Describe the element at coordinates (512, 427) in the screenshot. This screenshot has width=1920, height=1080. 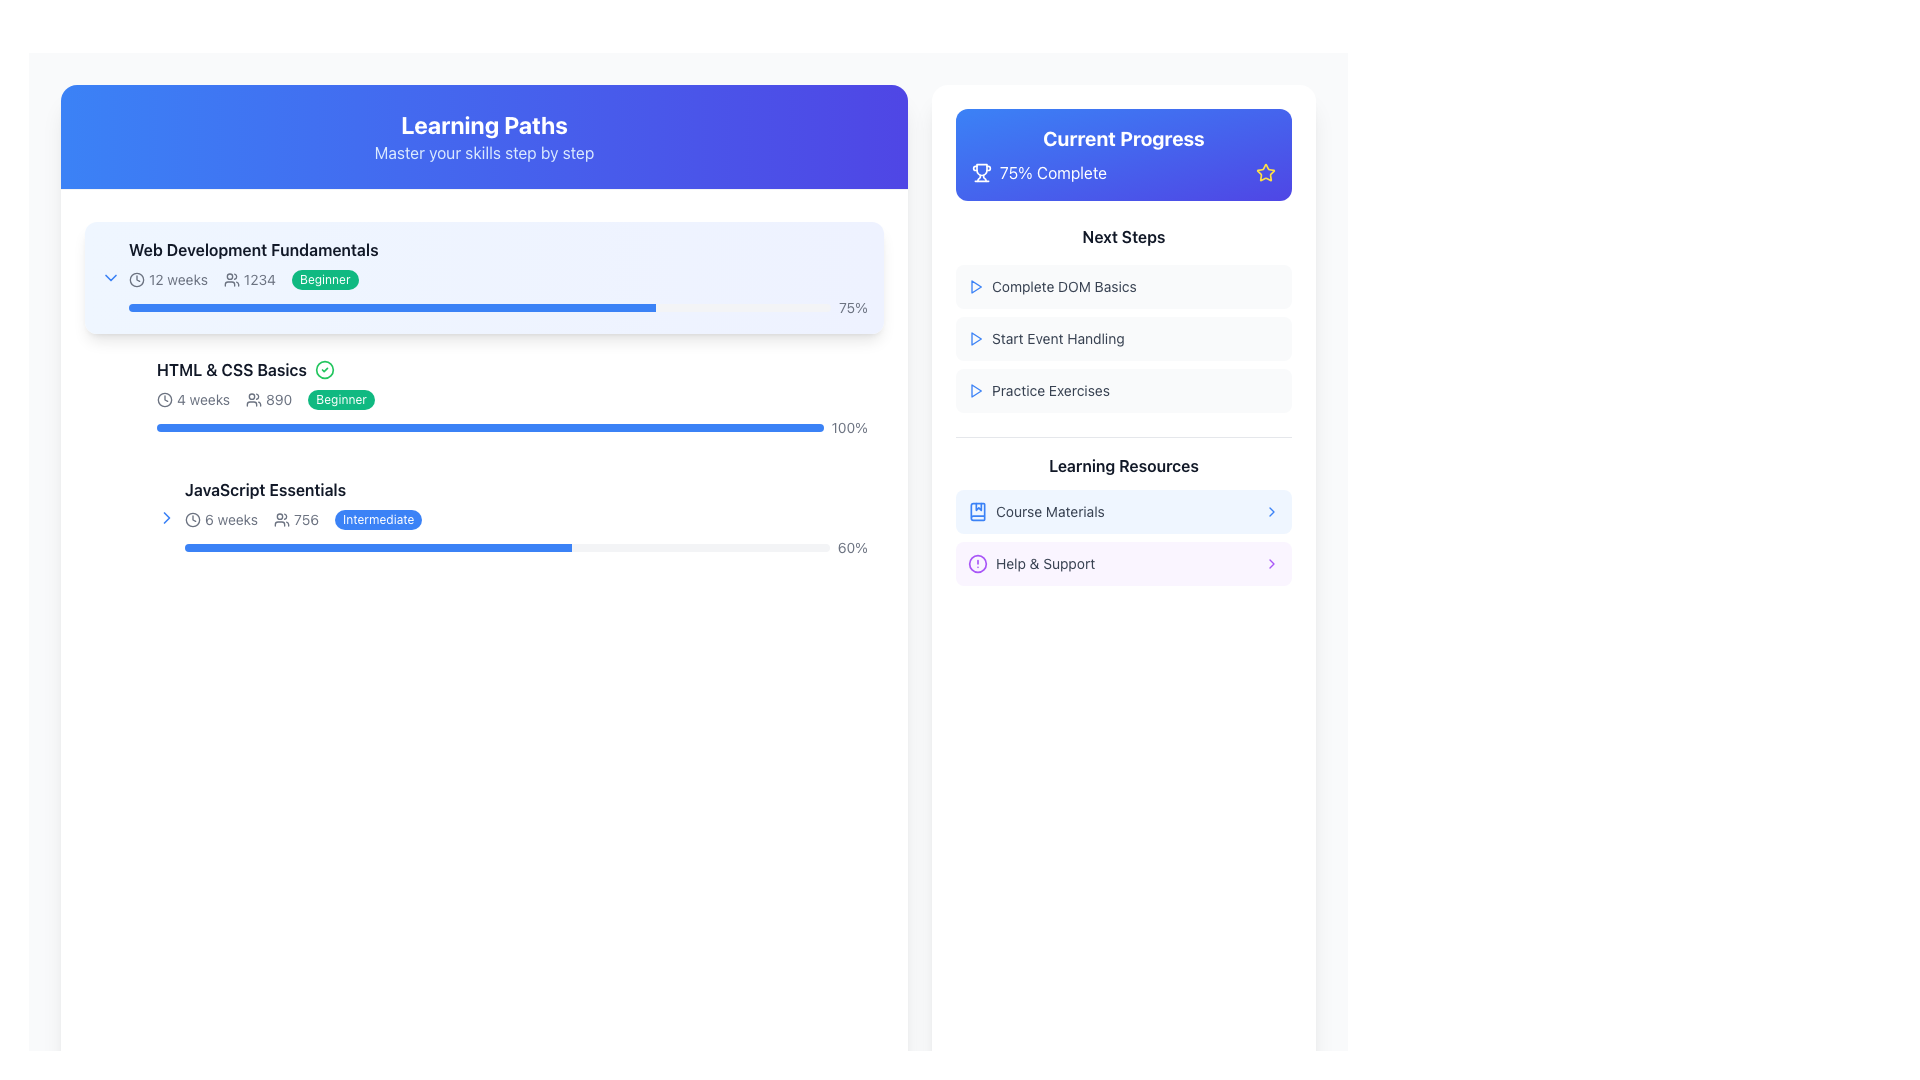
I see `the progress bar that visually represents the user's progress in the 'HTML & CSS Basics' course, located within the 'Learning Paths: Master your skills step by step' section` at that location.